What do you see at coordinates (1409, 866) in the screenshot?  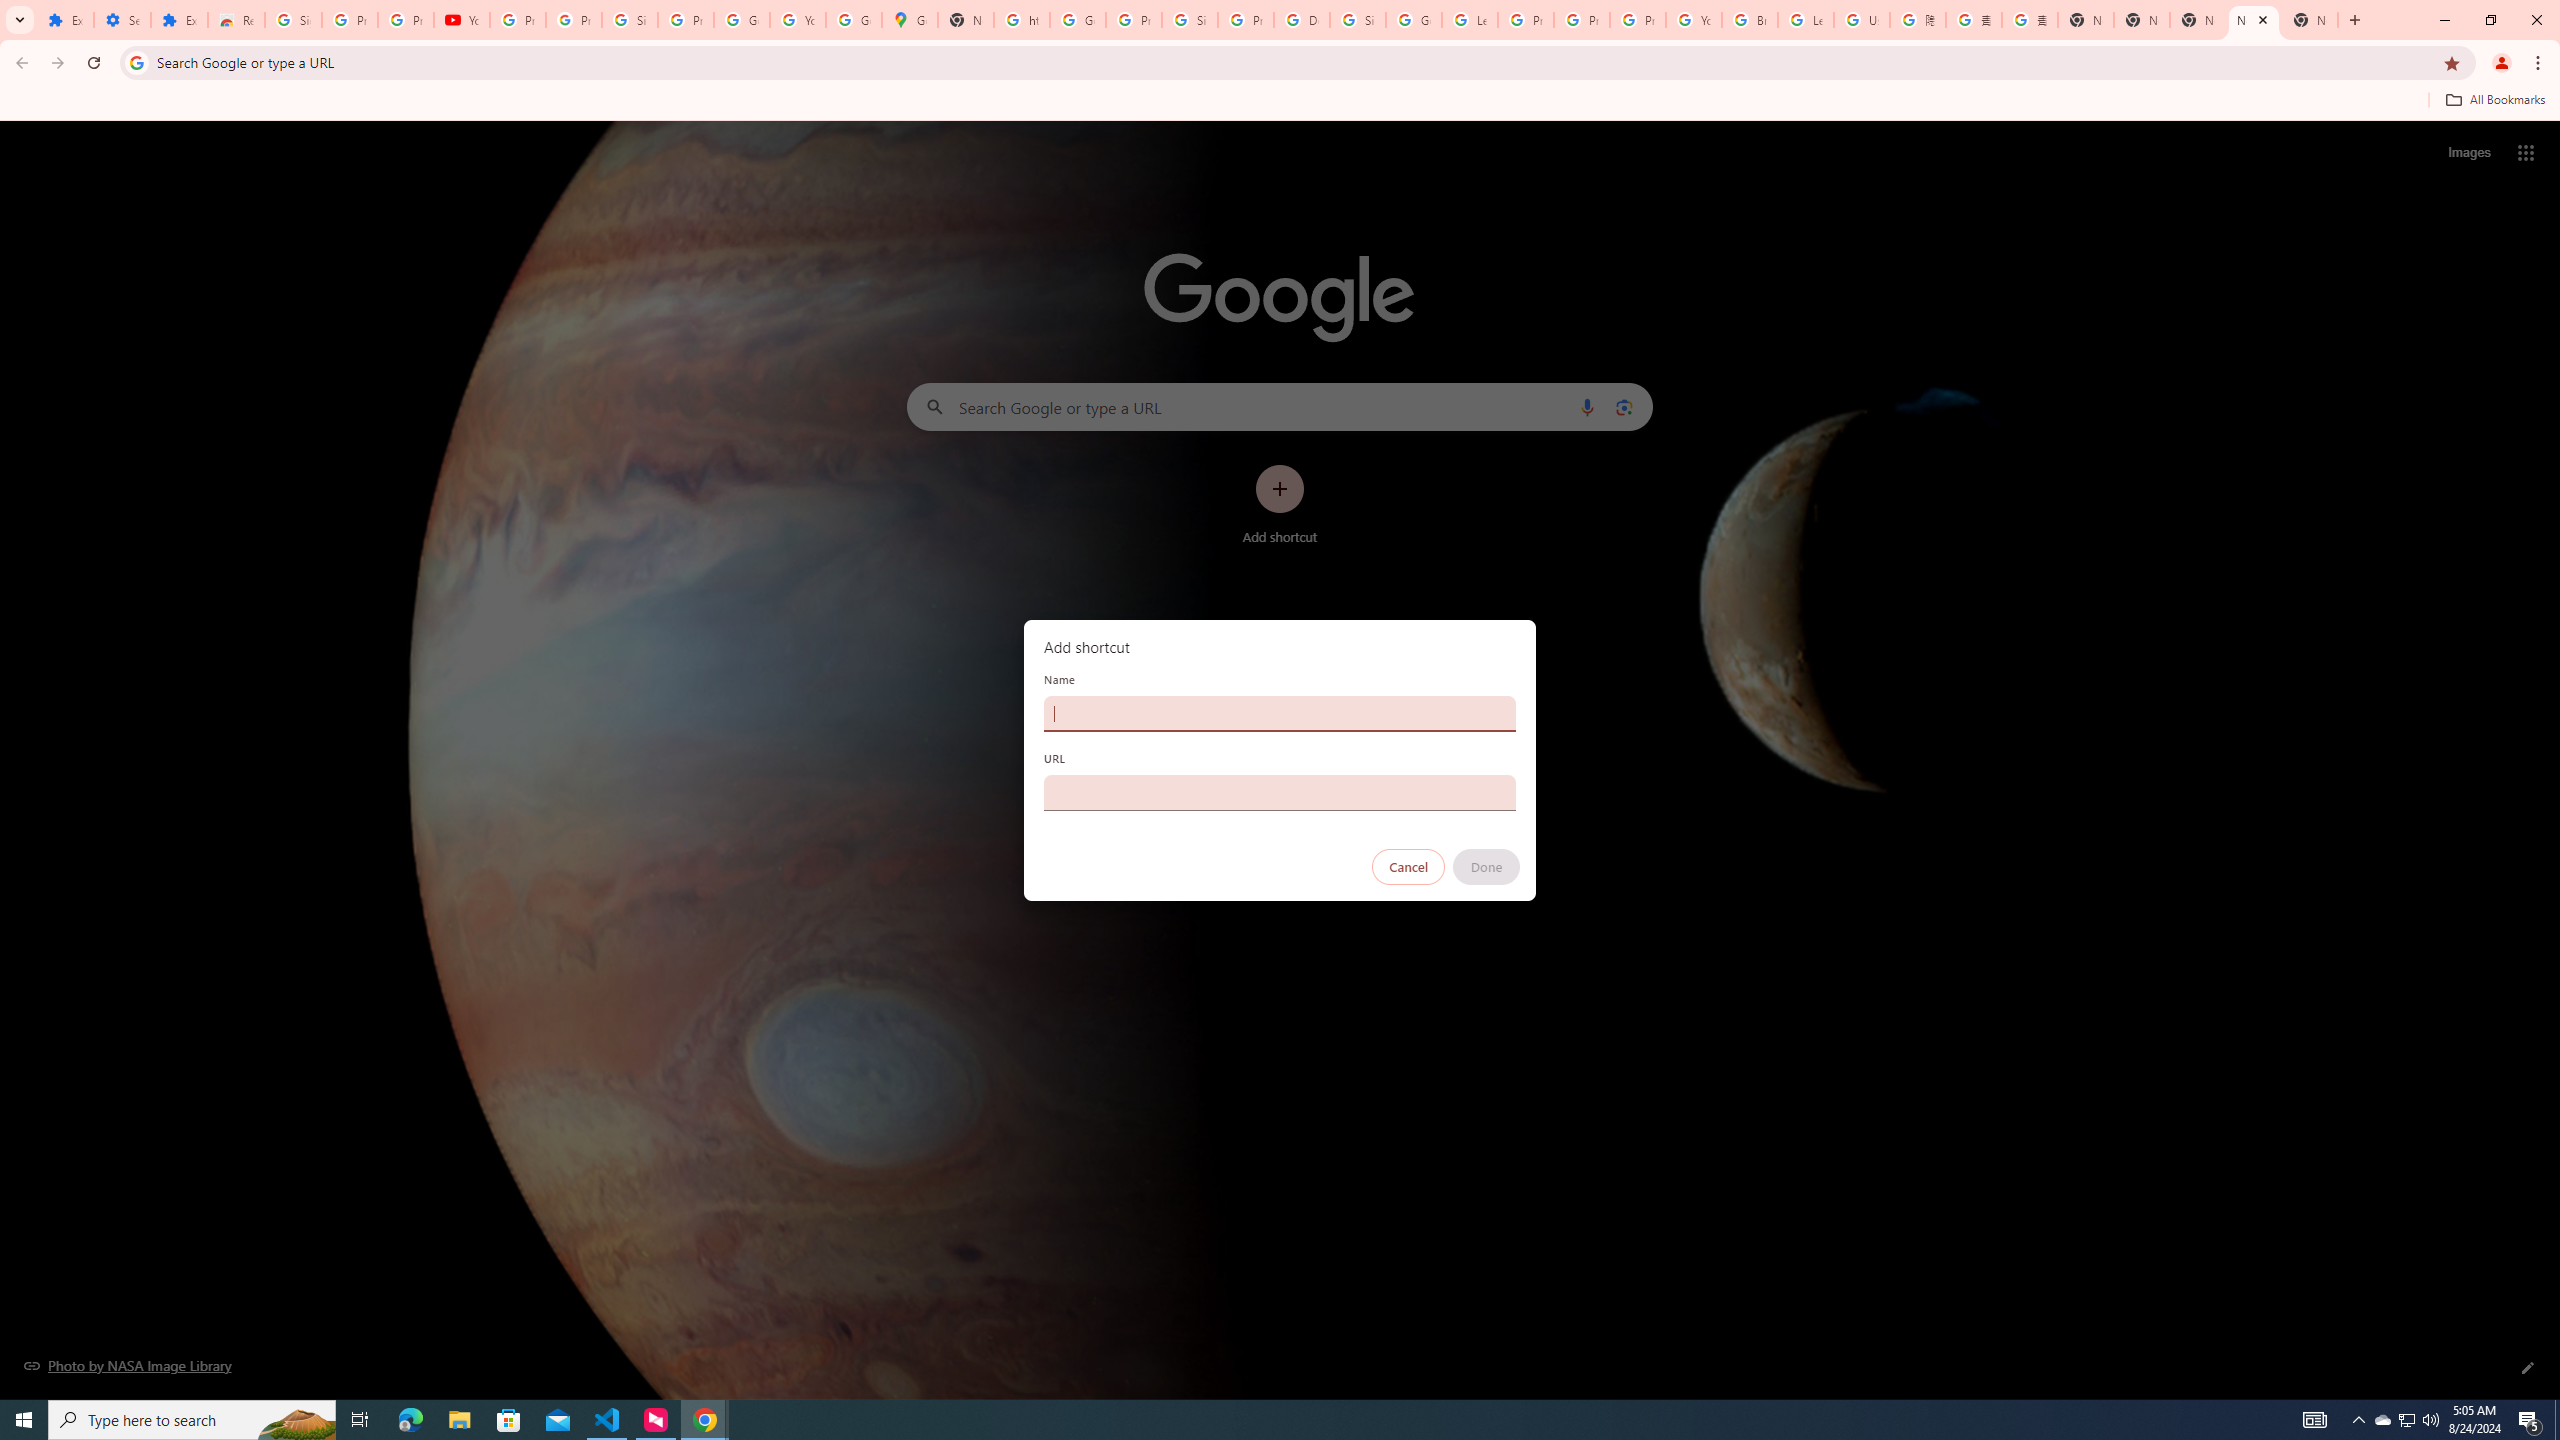 I see `'Cancel'` at bounding box center [1409, 866].